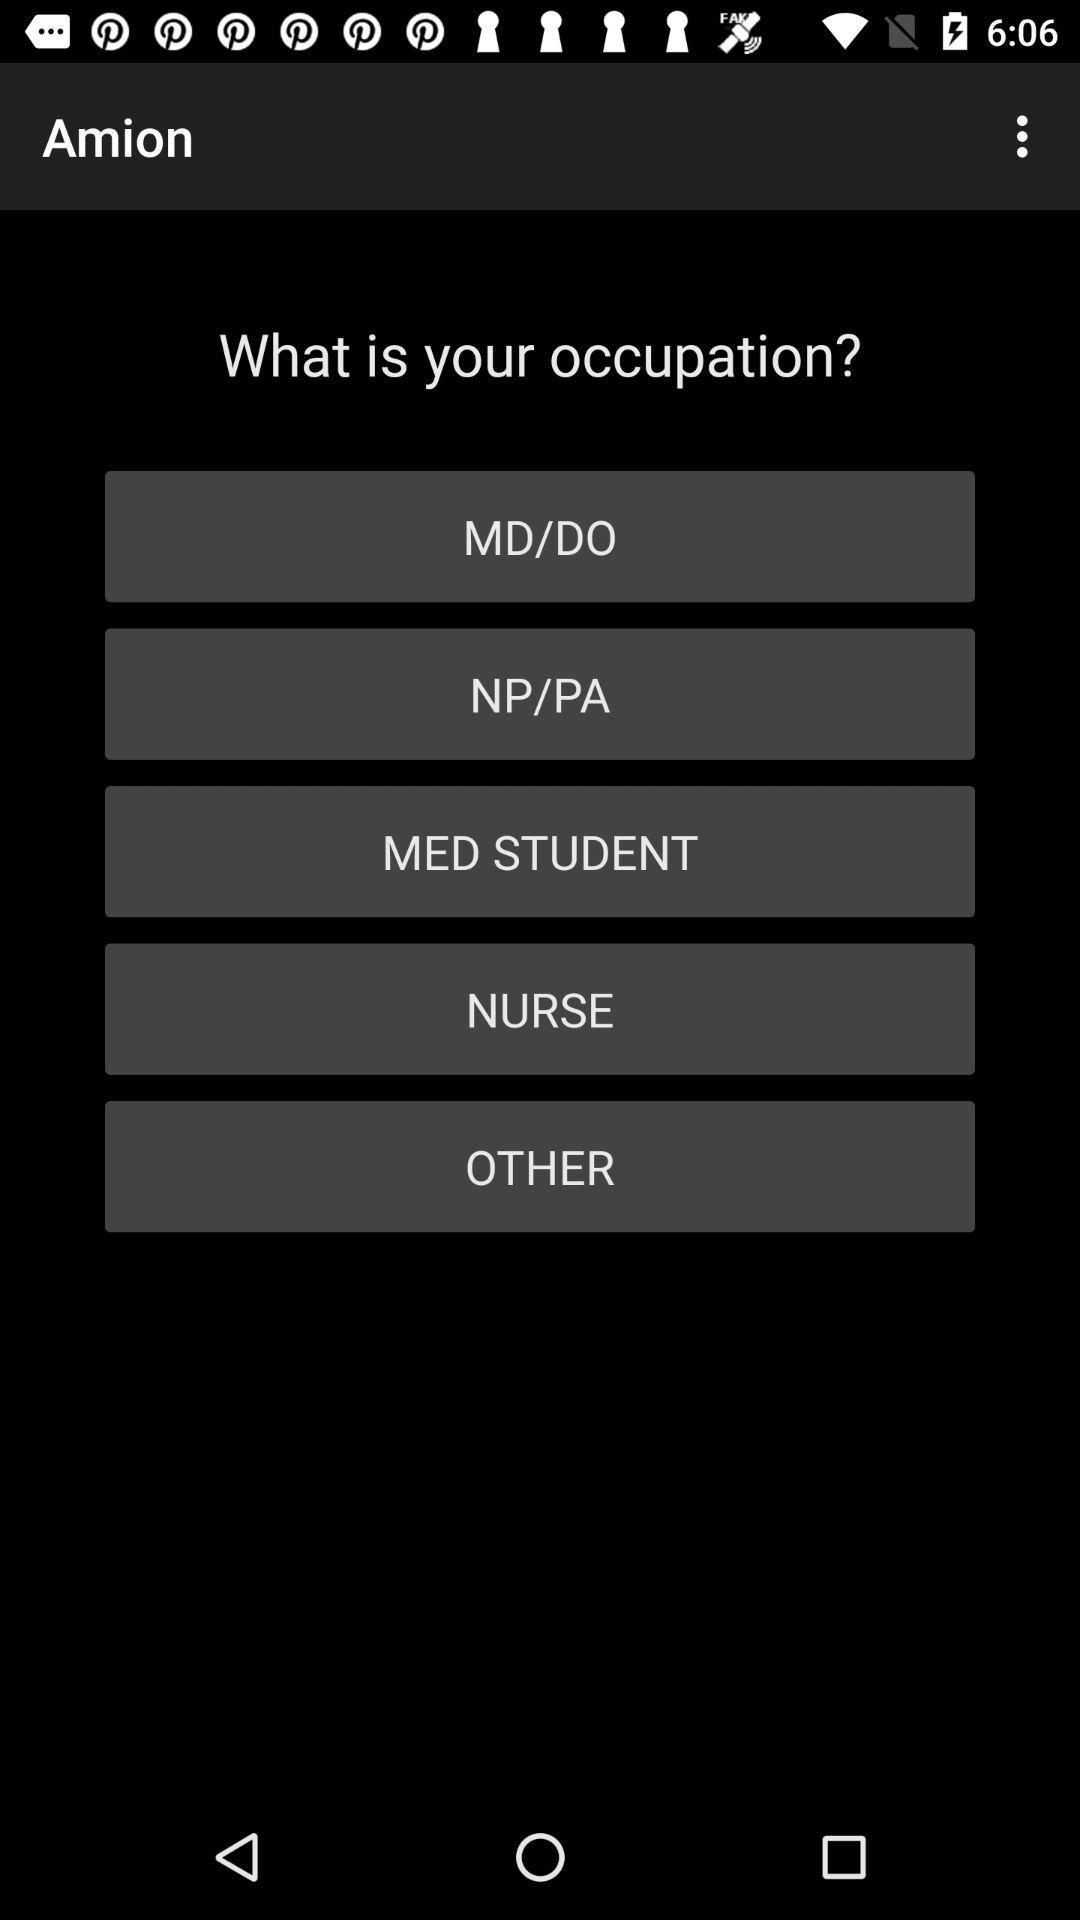  What do you see at coordinates (540, 694) in the screenshot?
I see `icon above med student` at bounding box center [540, 694].